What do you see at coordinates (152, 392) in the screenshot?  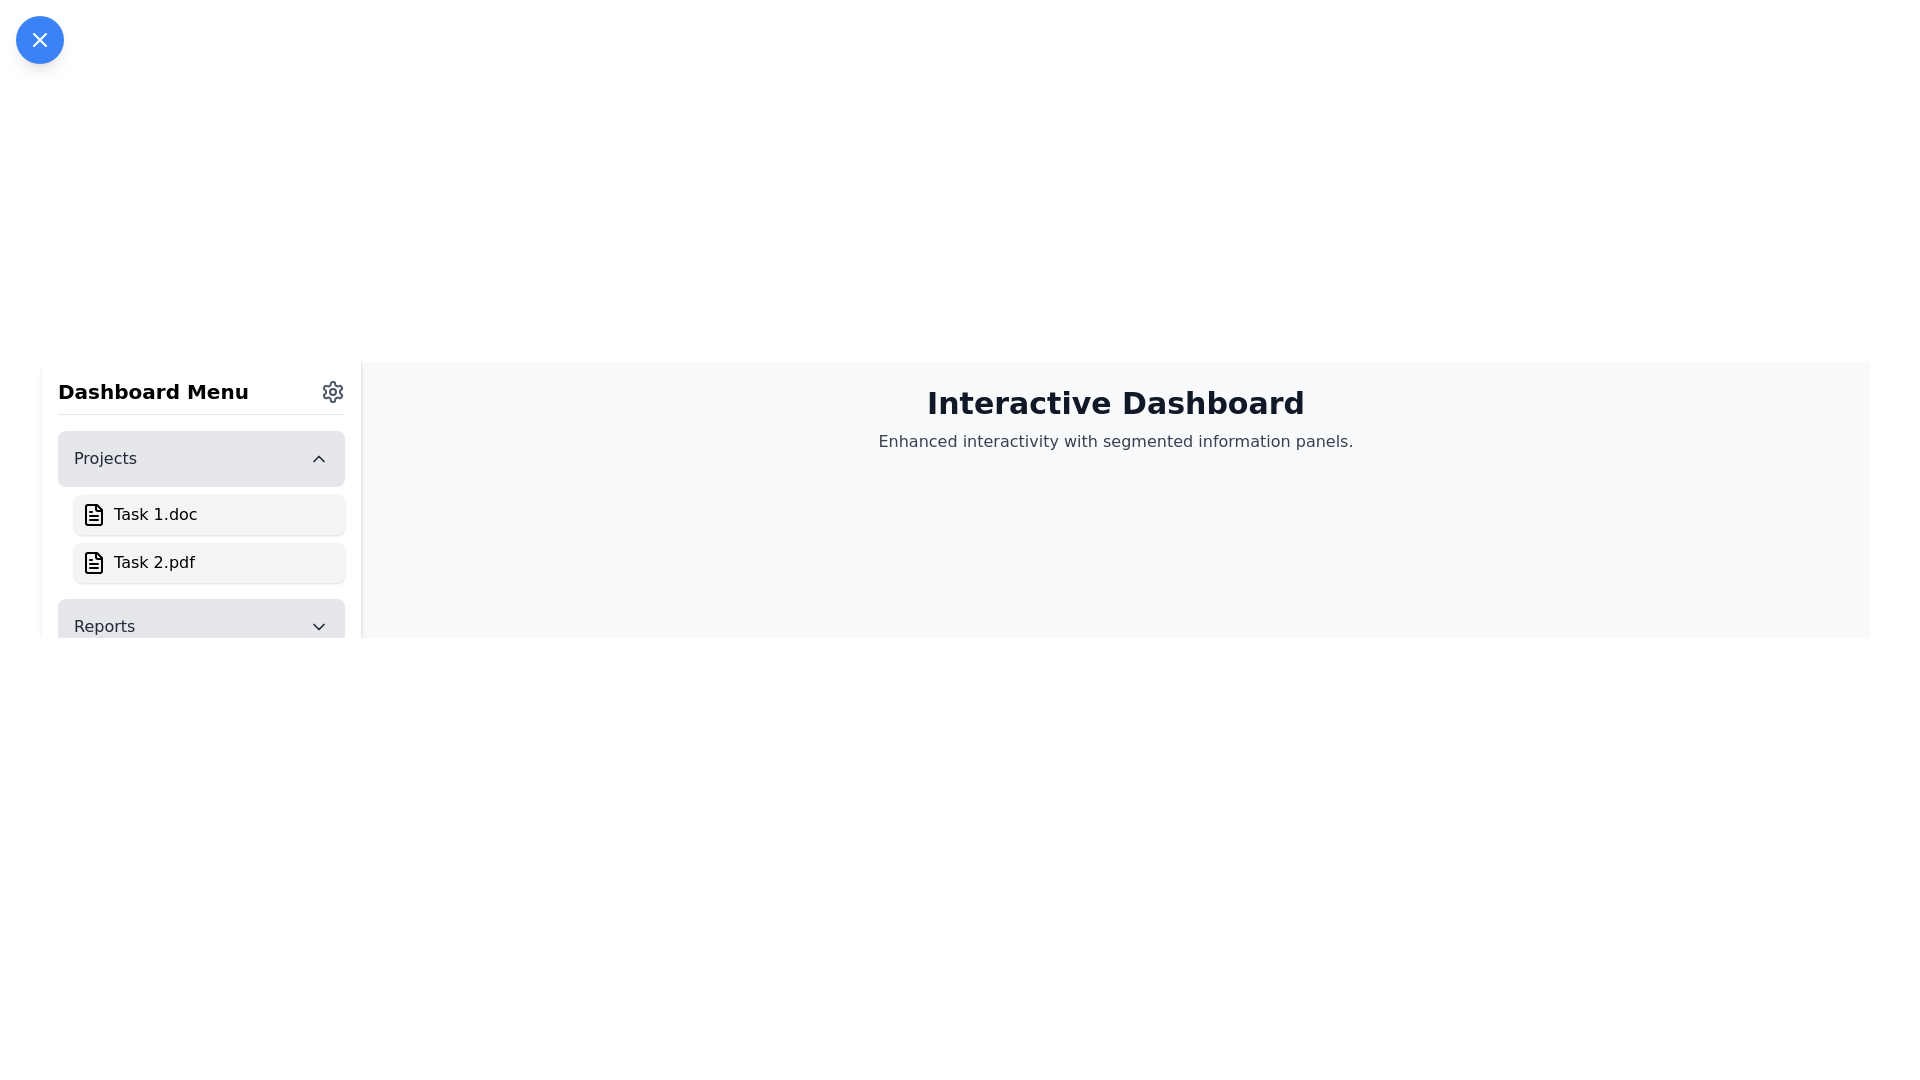 I see `the 'Dashboard Menu' text label located in the top-left corner of the sidebar, which serves as a header for the section` at bounding box center [152, 392].